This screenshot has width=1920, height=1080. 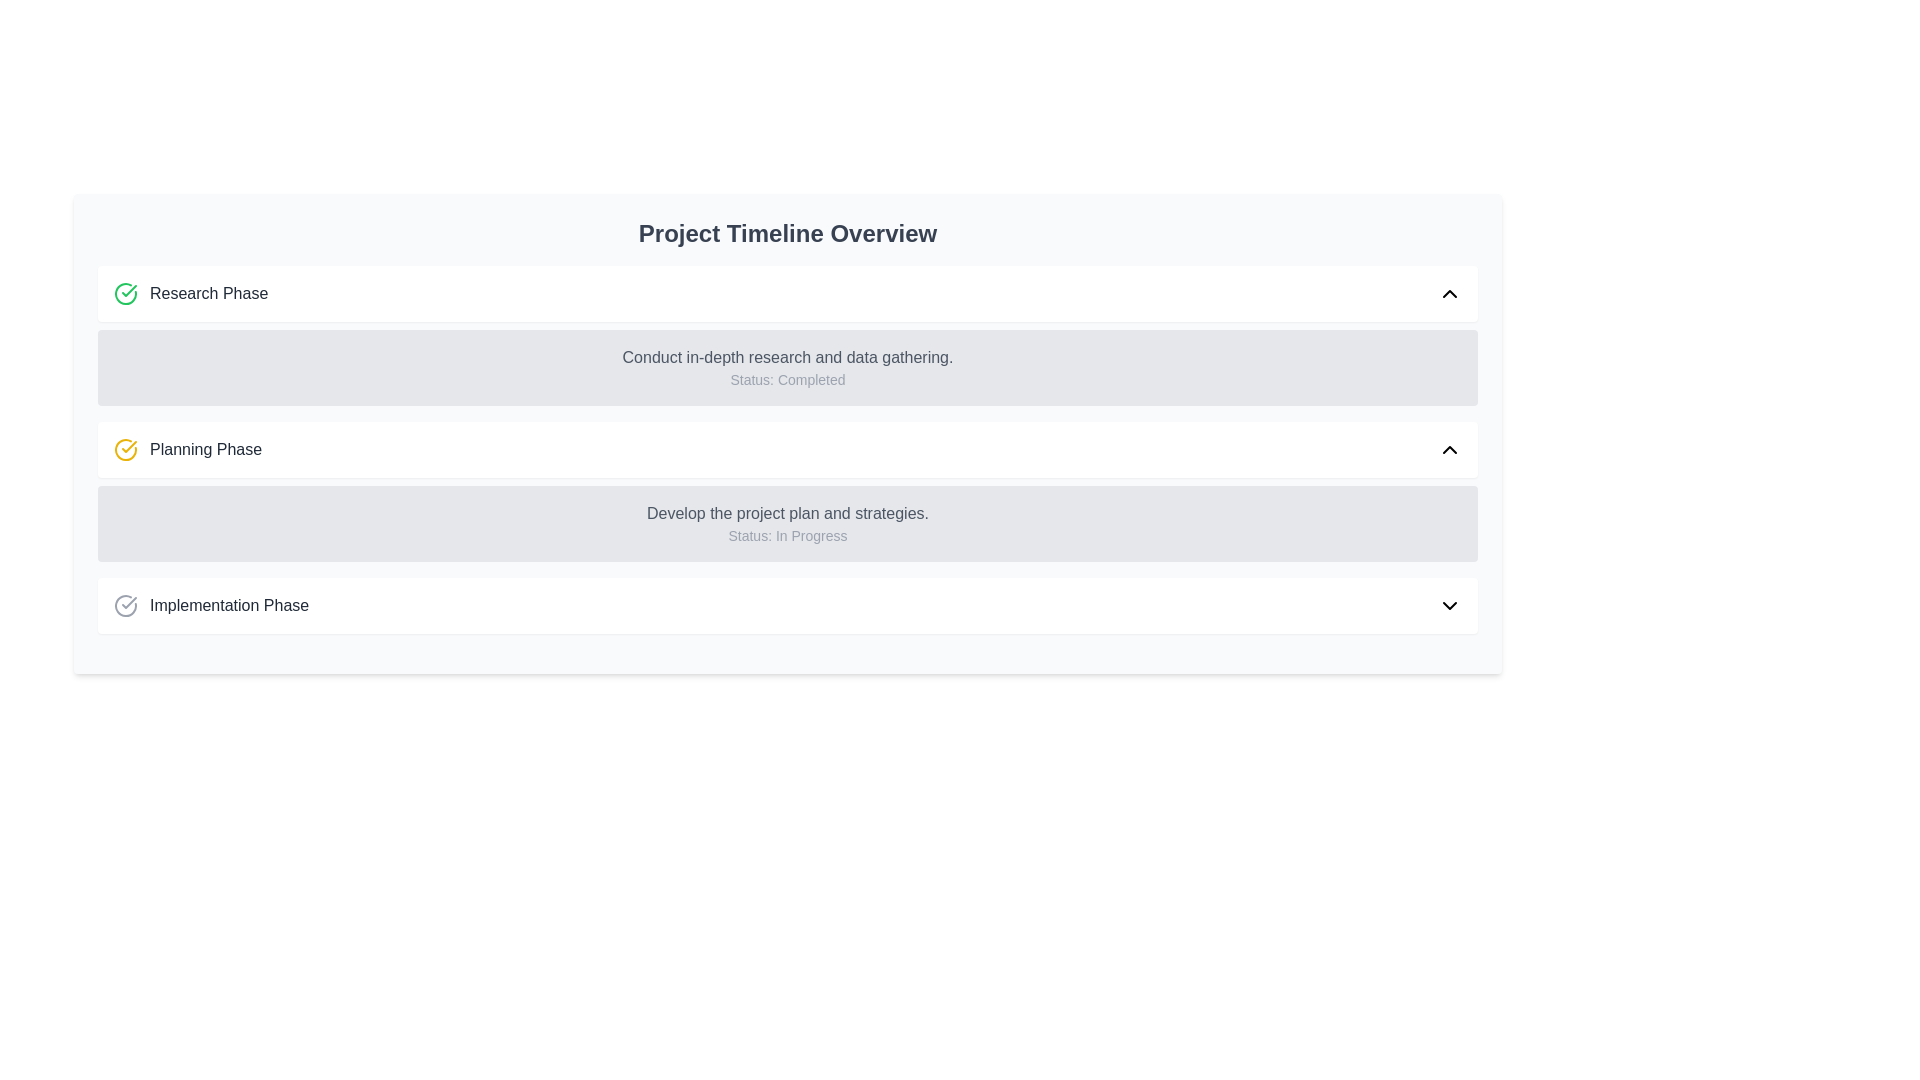 What do you see at coordinates (124, 450) in the screenshot?
I see `the circular icon with a checkmark symbol within a yellow circle located in the 'Planning Phase' section of the interface` at bounding box center [124, 450].